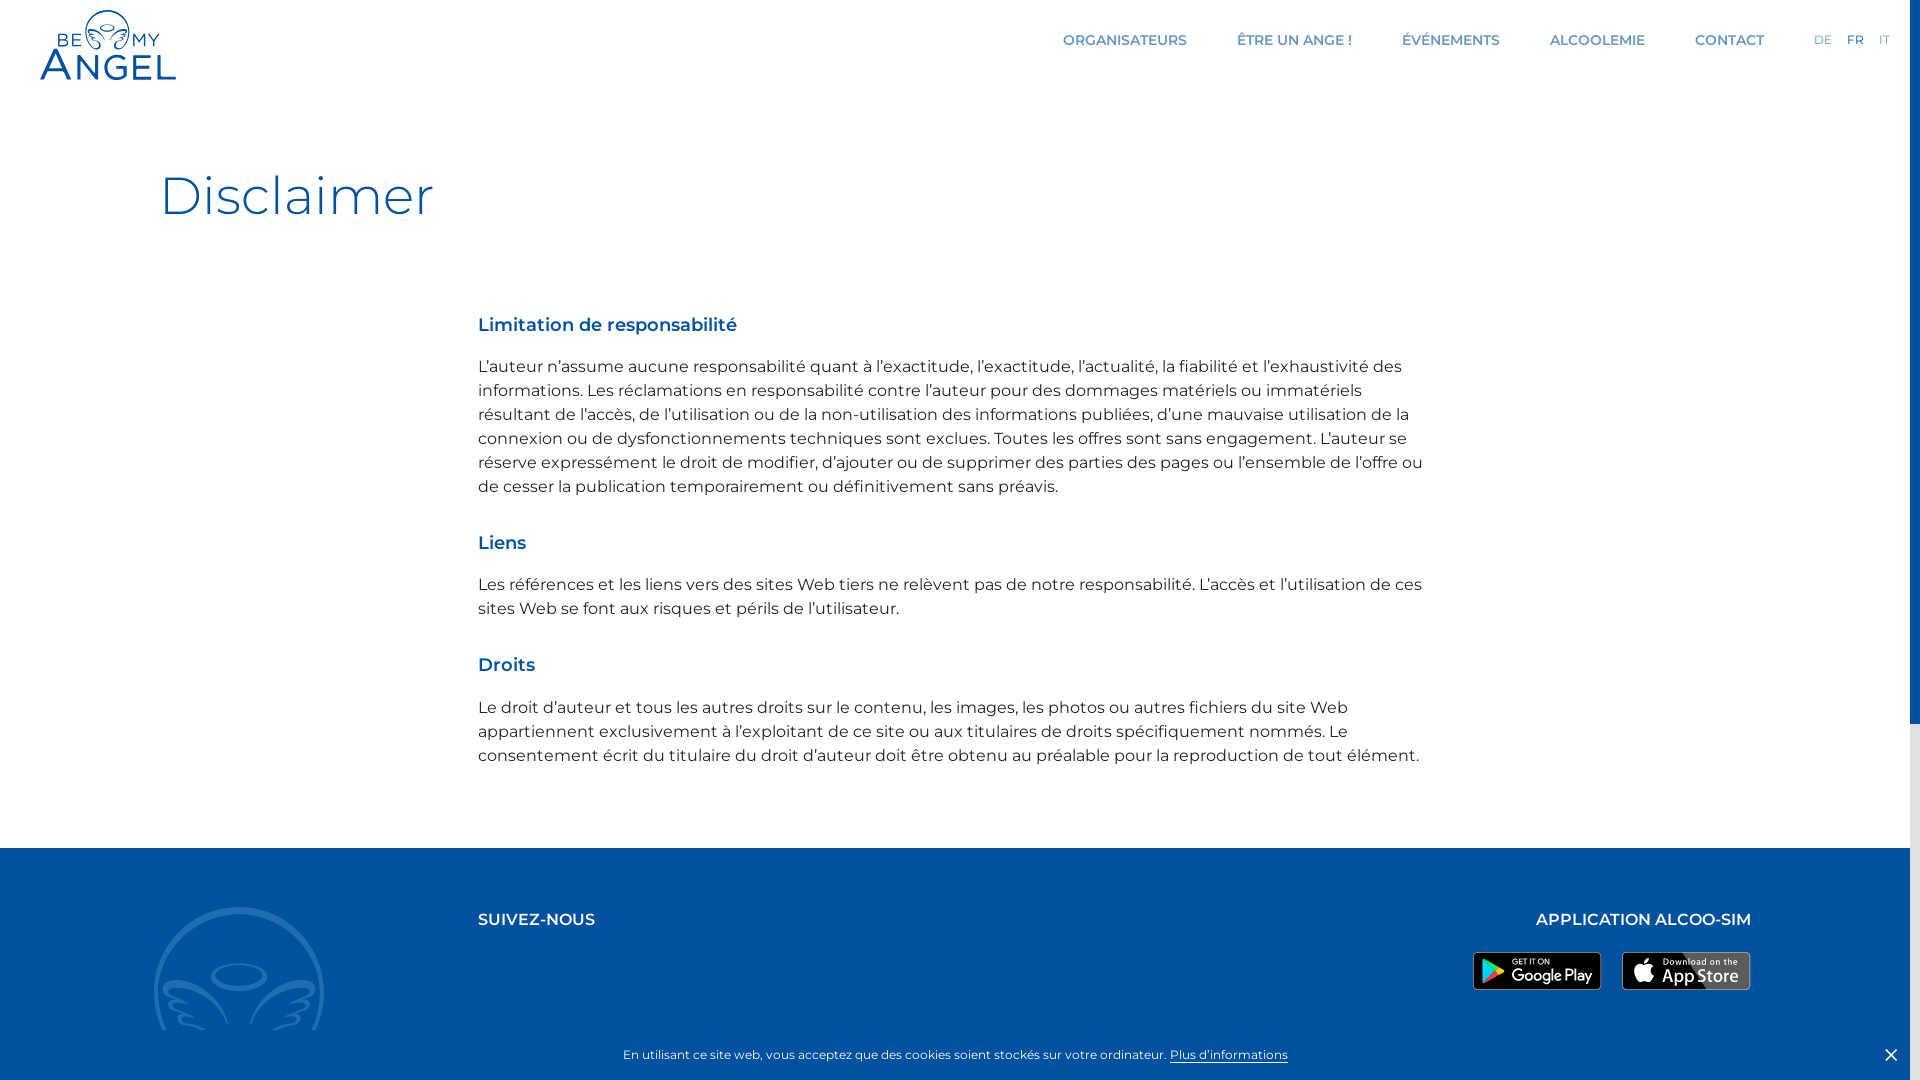 This screenshot has width=1920, height=1080. Describe the element at coordinates (1883, 39) in the screenshot. I see `'IT'` at that location.